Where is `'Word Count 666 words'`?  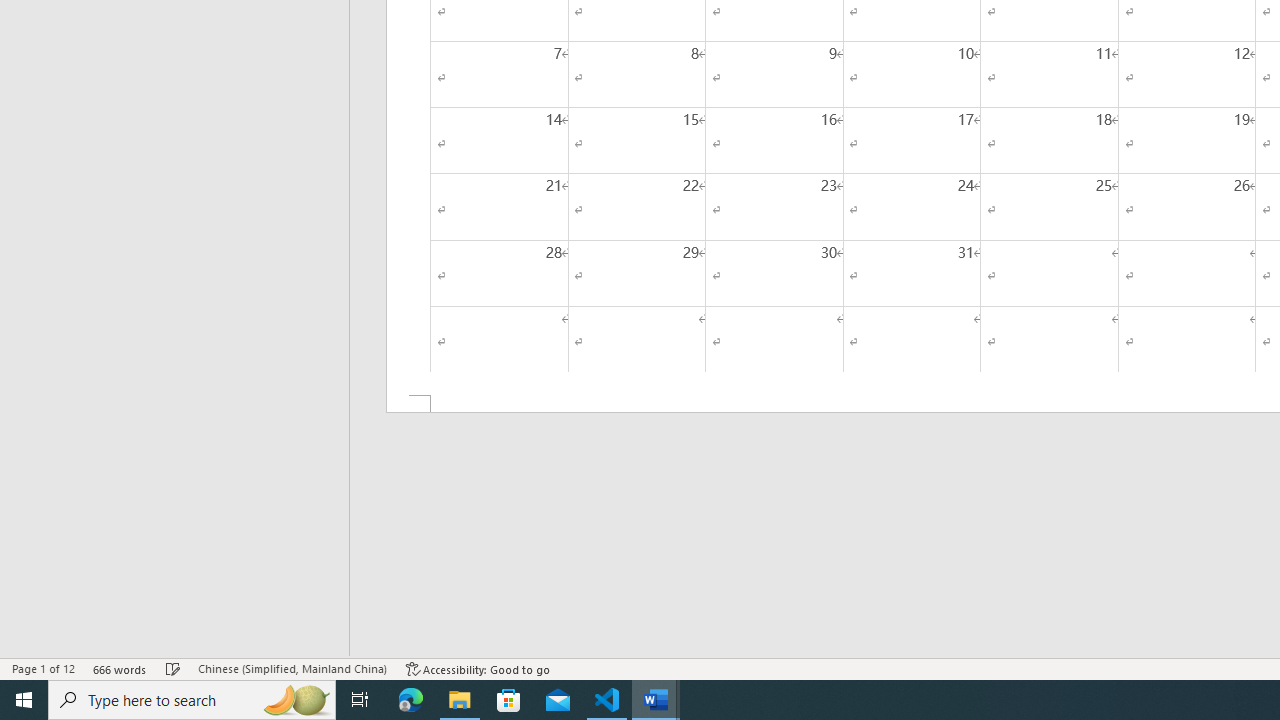
'Word Count 666 words' is located at coordinates (119, 669).